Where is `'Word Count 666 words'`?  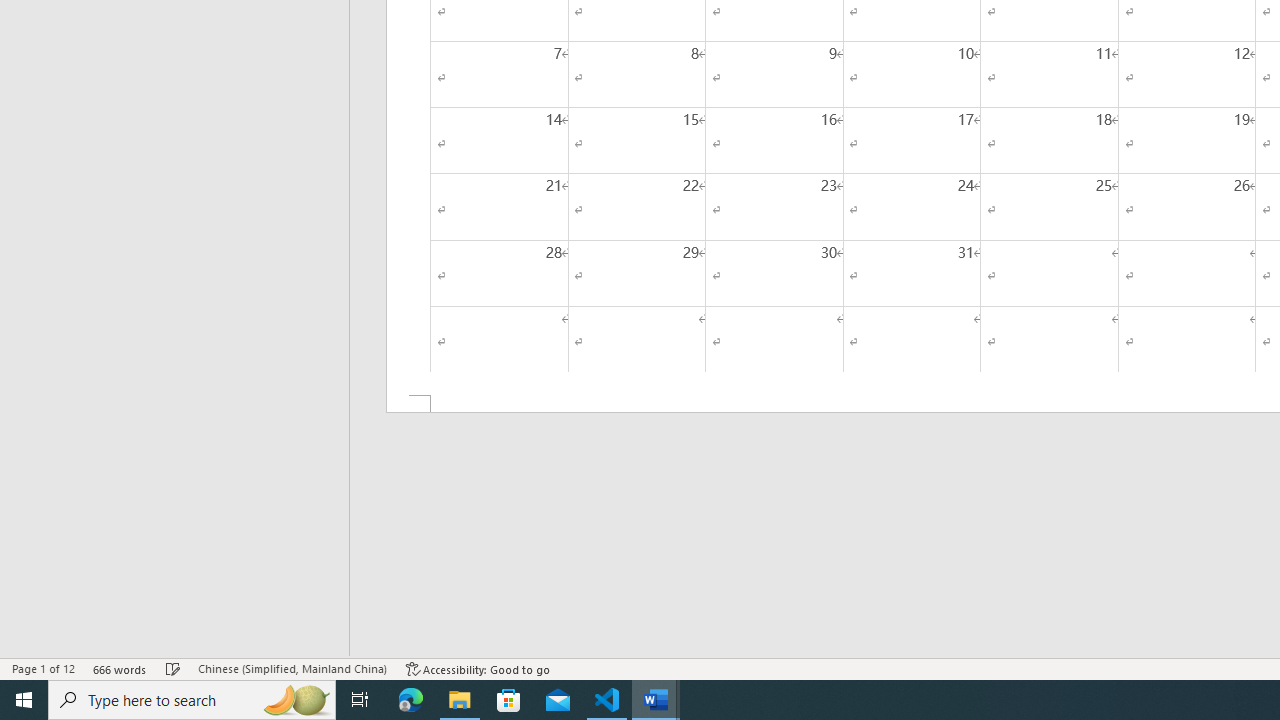
'Word Count 666 words' is located at coordinates (119, 669).